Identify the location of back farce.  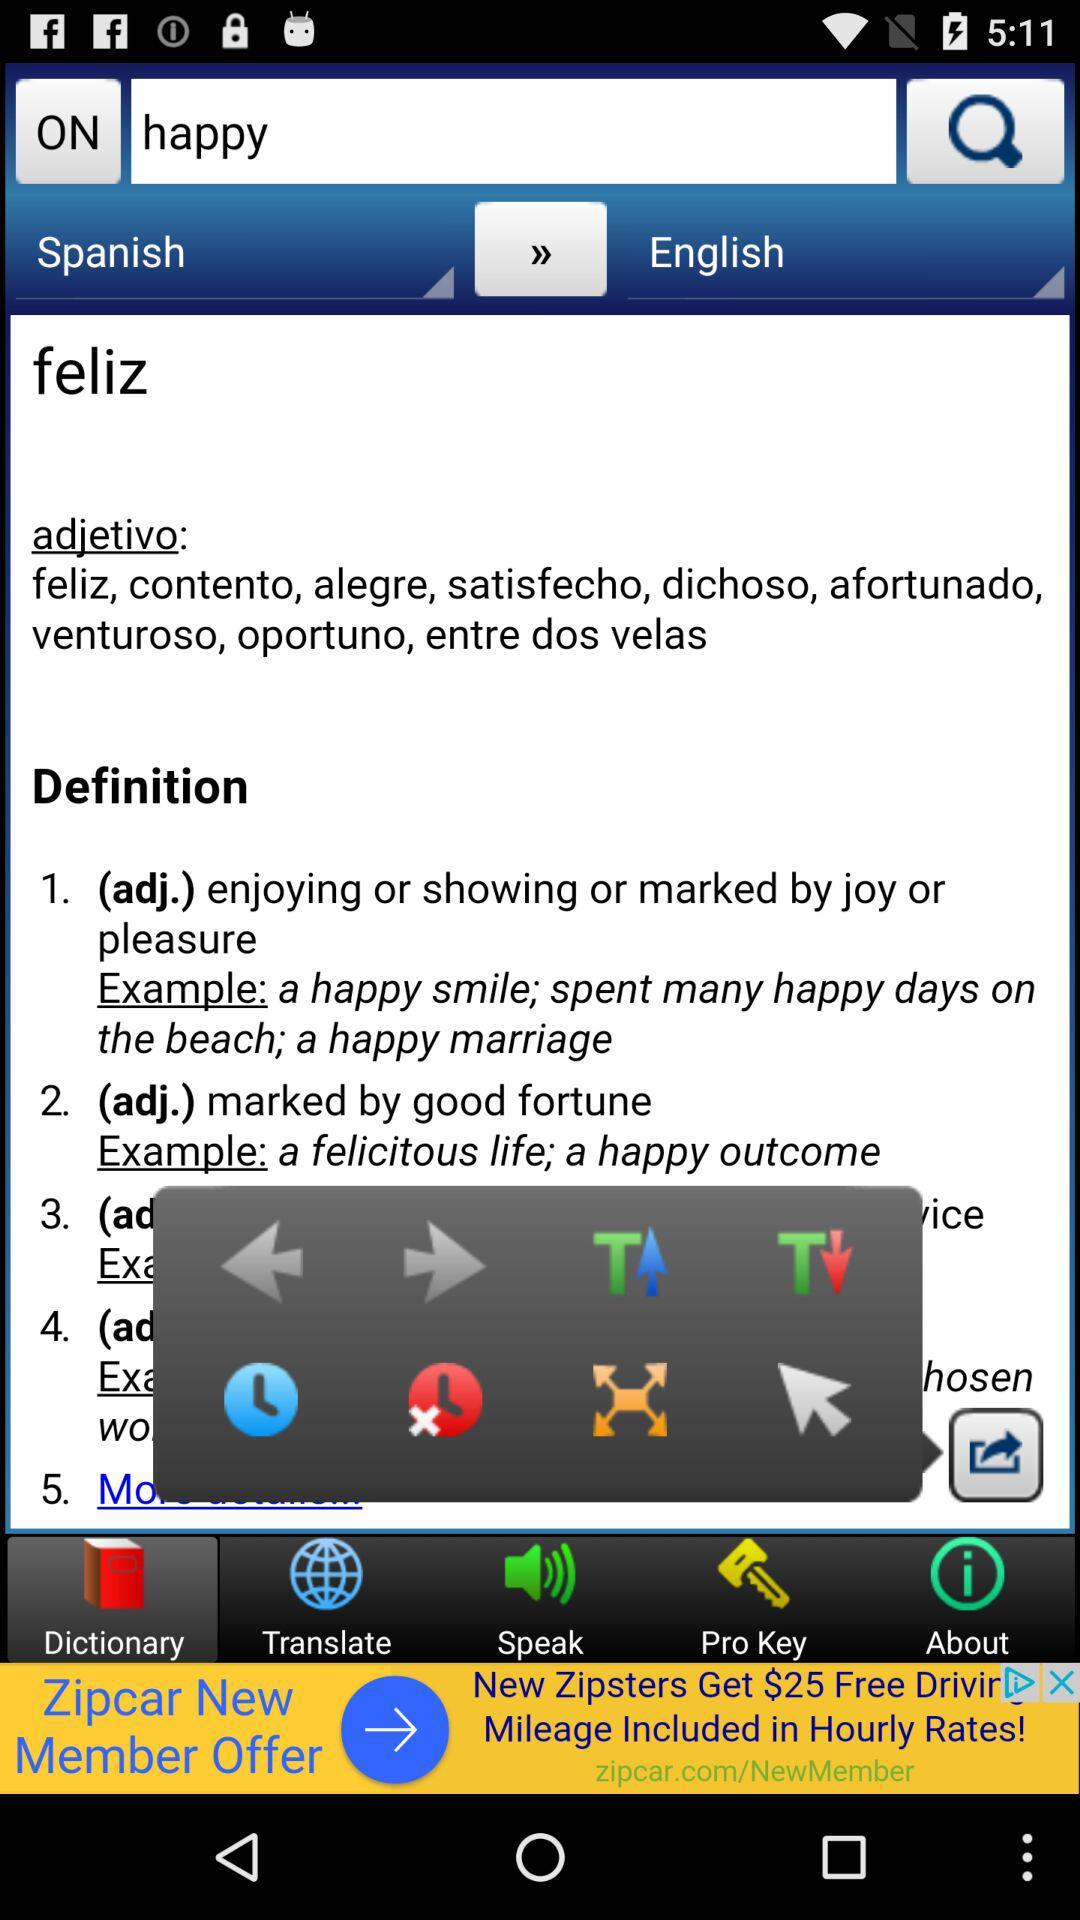
(814, 1414).